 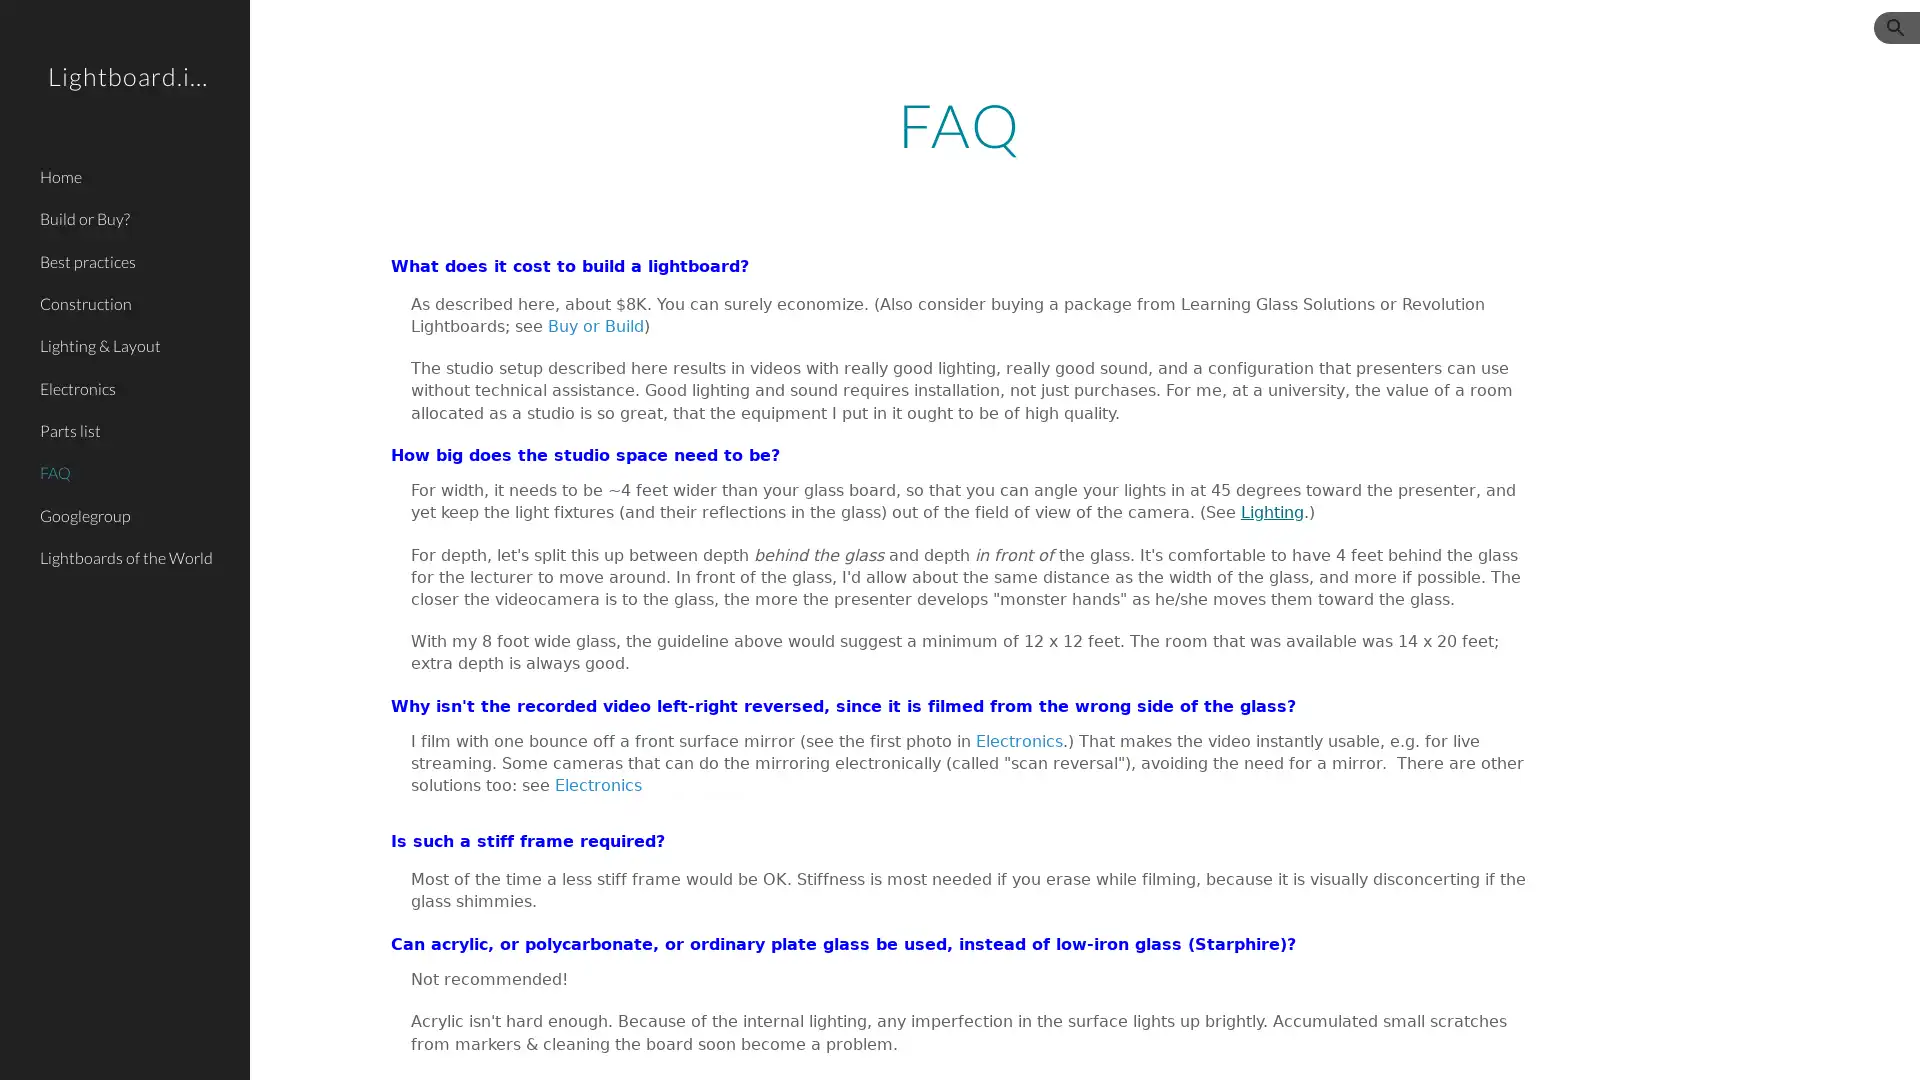 What do you see at coordinates (405, 1044) in the screenshot?
I see `Google Sites` at bounding box center [405, 1044].